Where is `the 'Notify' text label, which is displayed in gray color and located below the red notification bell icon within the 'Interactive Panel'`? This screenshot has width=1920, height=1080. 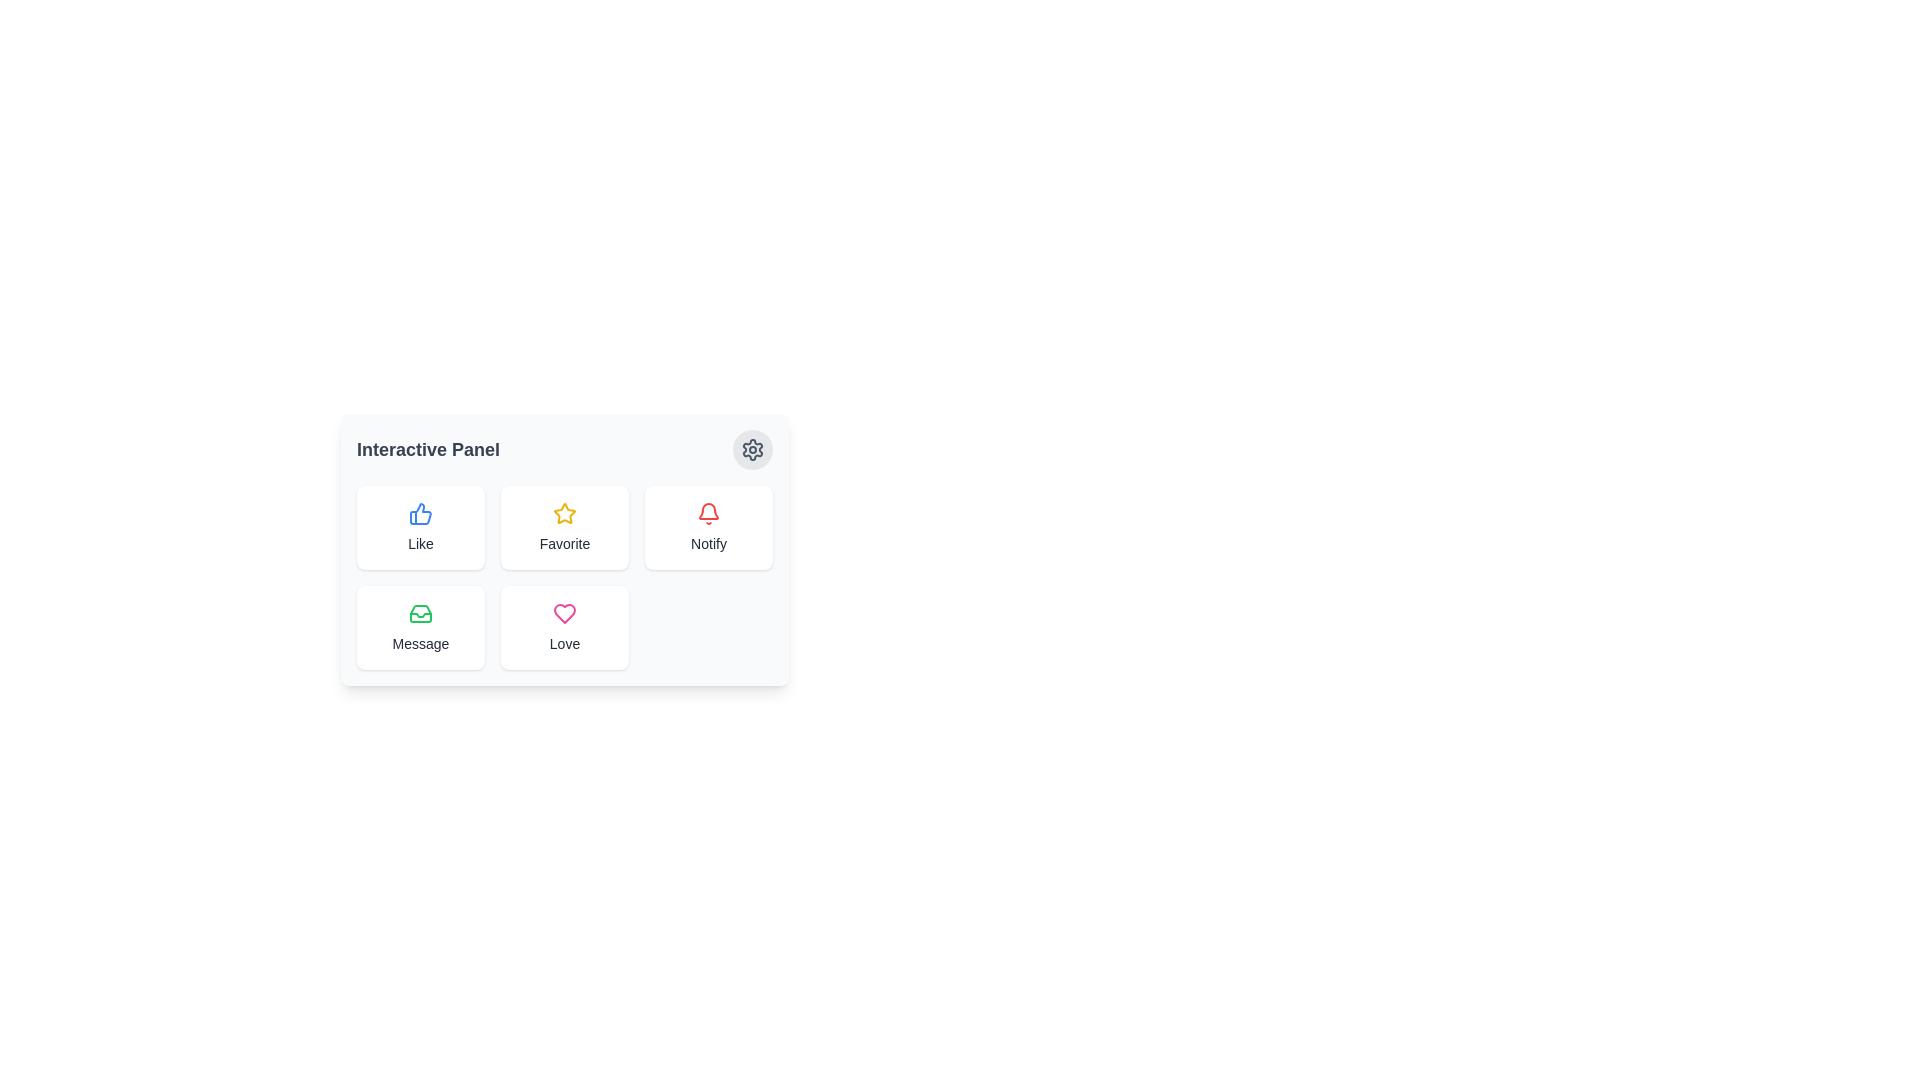
the 'Notify' text label, which is displayed in gray color and located below the red notification bell icon within the 'Interactive Panel' is located at coordinates (709, 543).